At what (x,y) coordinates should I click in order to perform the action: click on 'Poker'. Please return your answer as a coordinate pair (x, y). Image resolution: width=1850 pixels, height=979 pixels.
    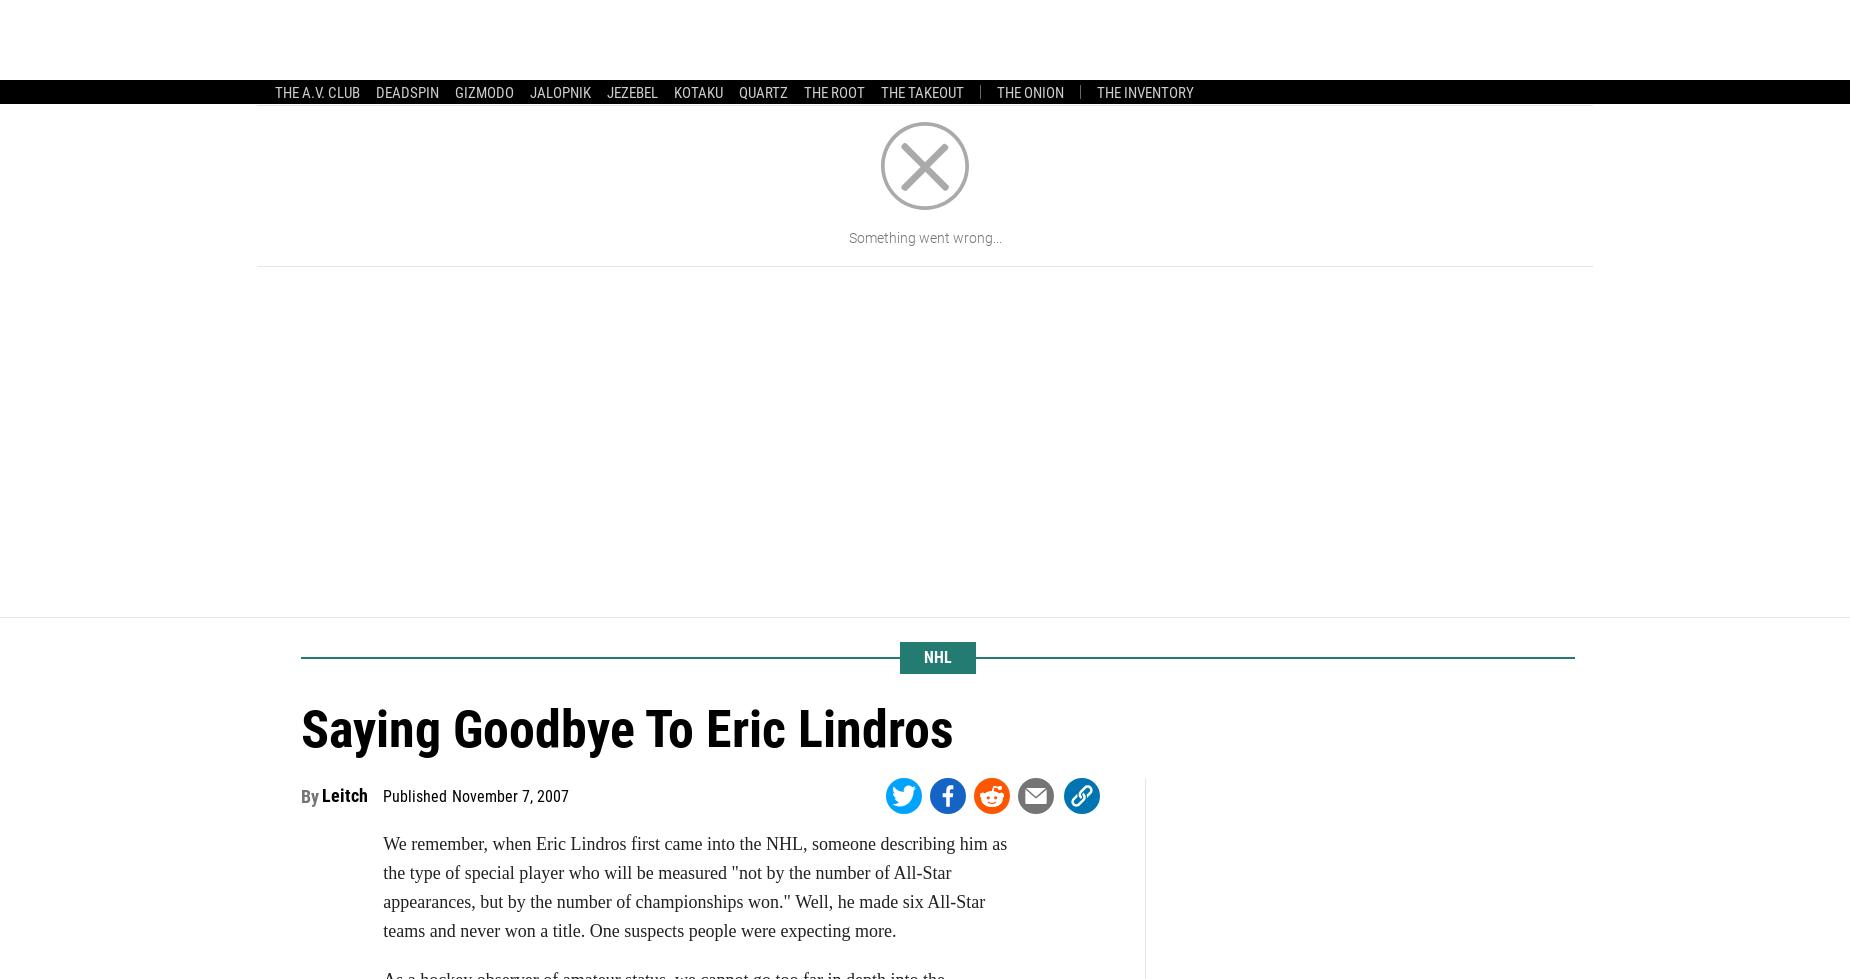
    Looking at the image, I should click on (1242, 55).